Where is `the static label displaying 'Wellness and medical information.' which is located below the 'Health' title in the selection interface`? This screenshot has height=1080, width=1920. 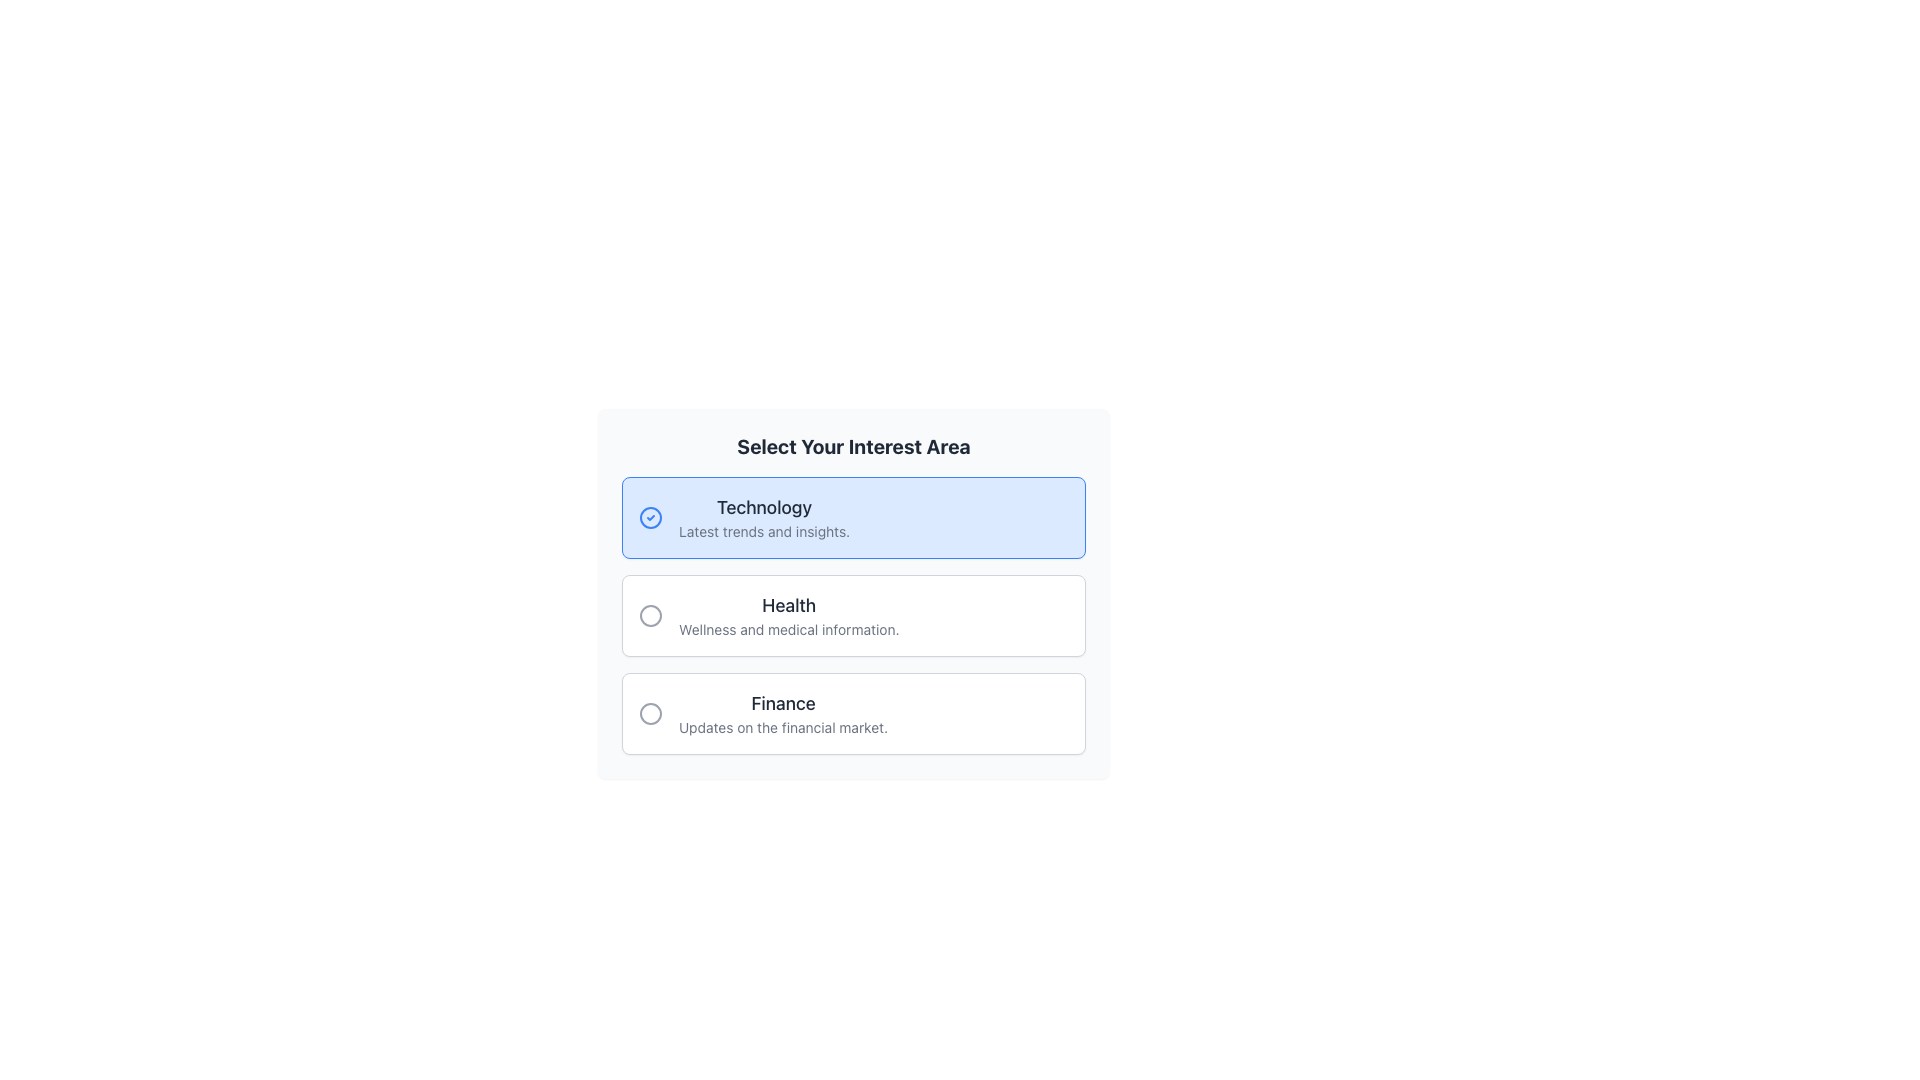
the static label displaying 'Wellness and medical information.' which is located below the 'Health' title in the selection interface is located at coordinates (788, 628).